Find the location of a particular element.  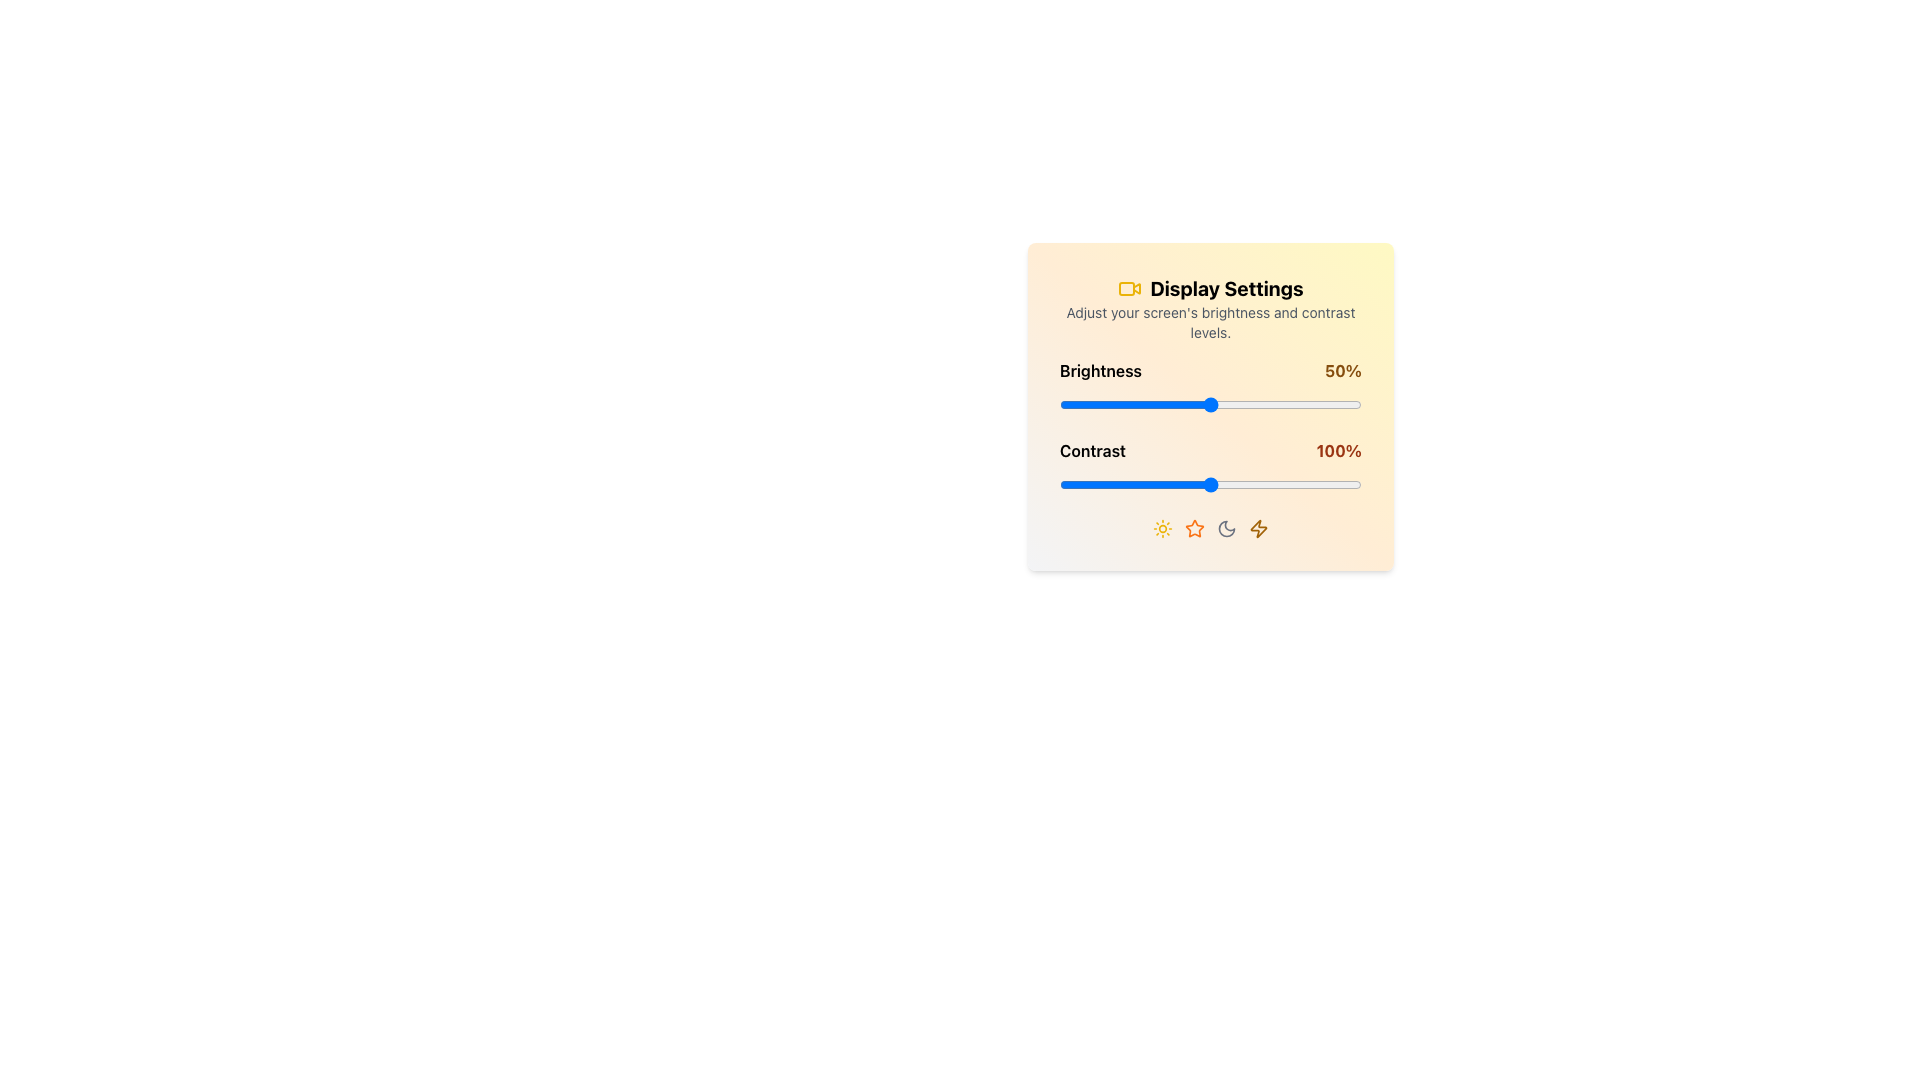

the brightness is located at coordinates (1168, 405).